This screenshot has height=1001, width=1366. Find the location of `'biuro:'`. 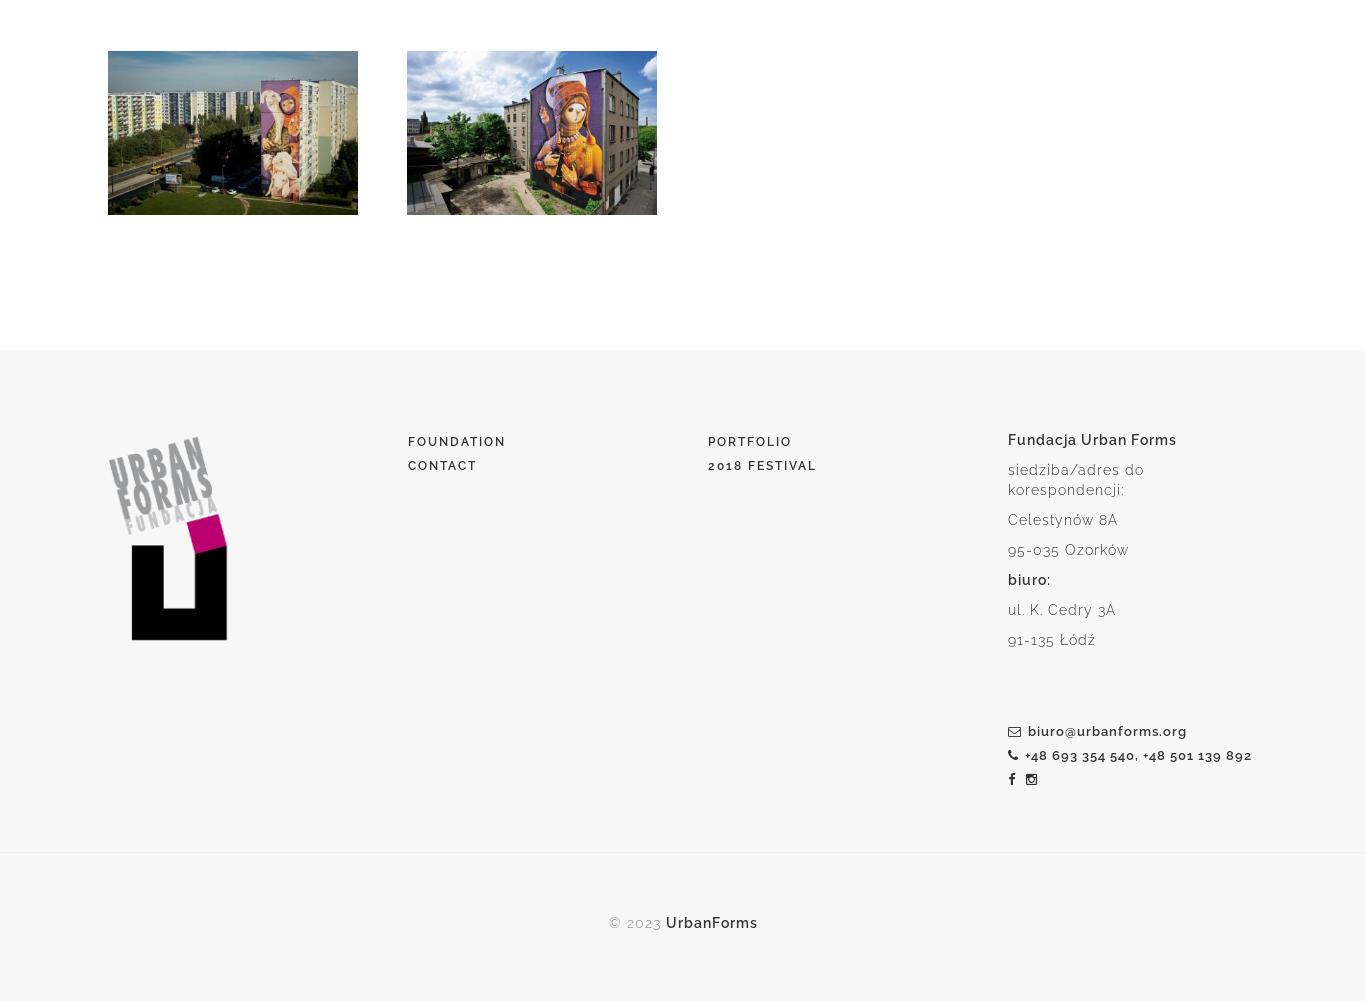

'biuro:' is located at coordinates (1028, 579).